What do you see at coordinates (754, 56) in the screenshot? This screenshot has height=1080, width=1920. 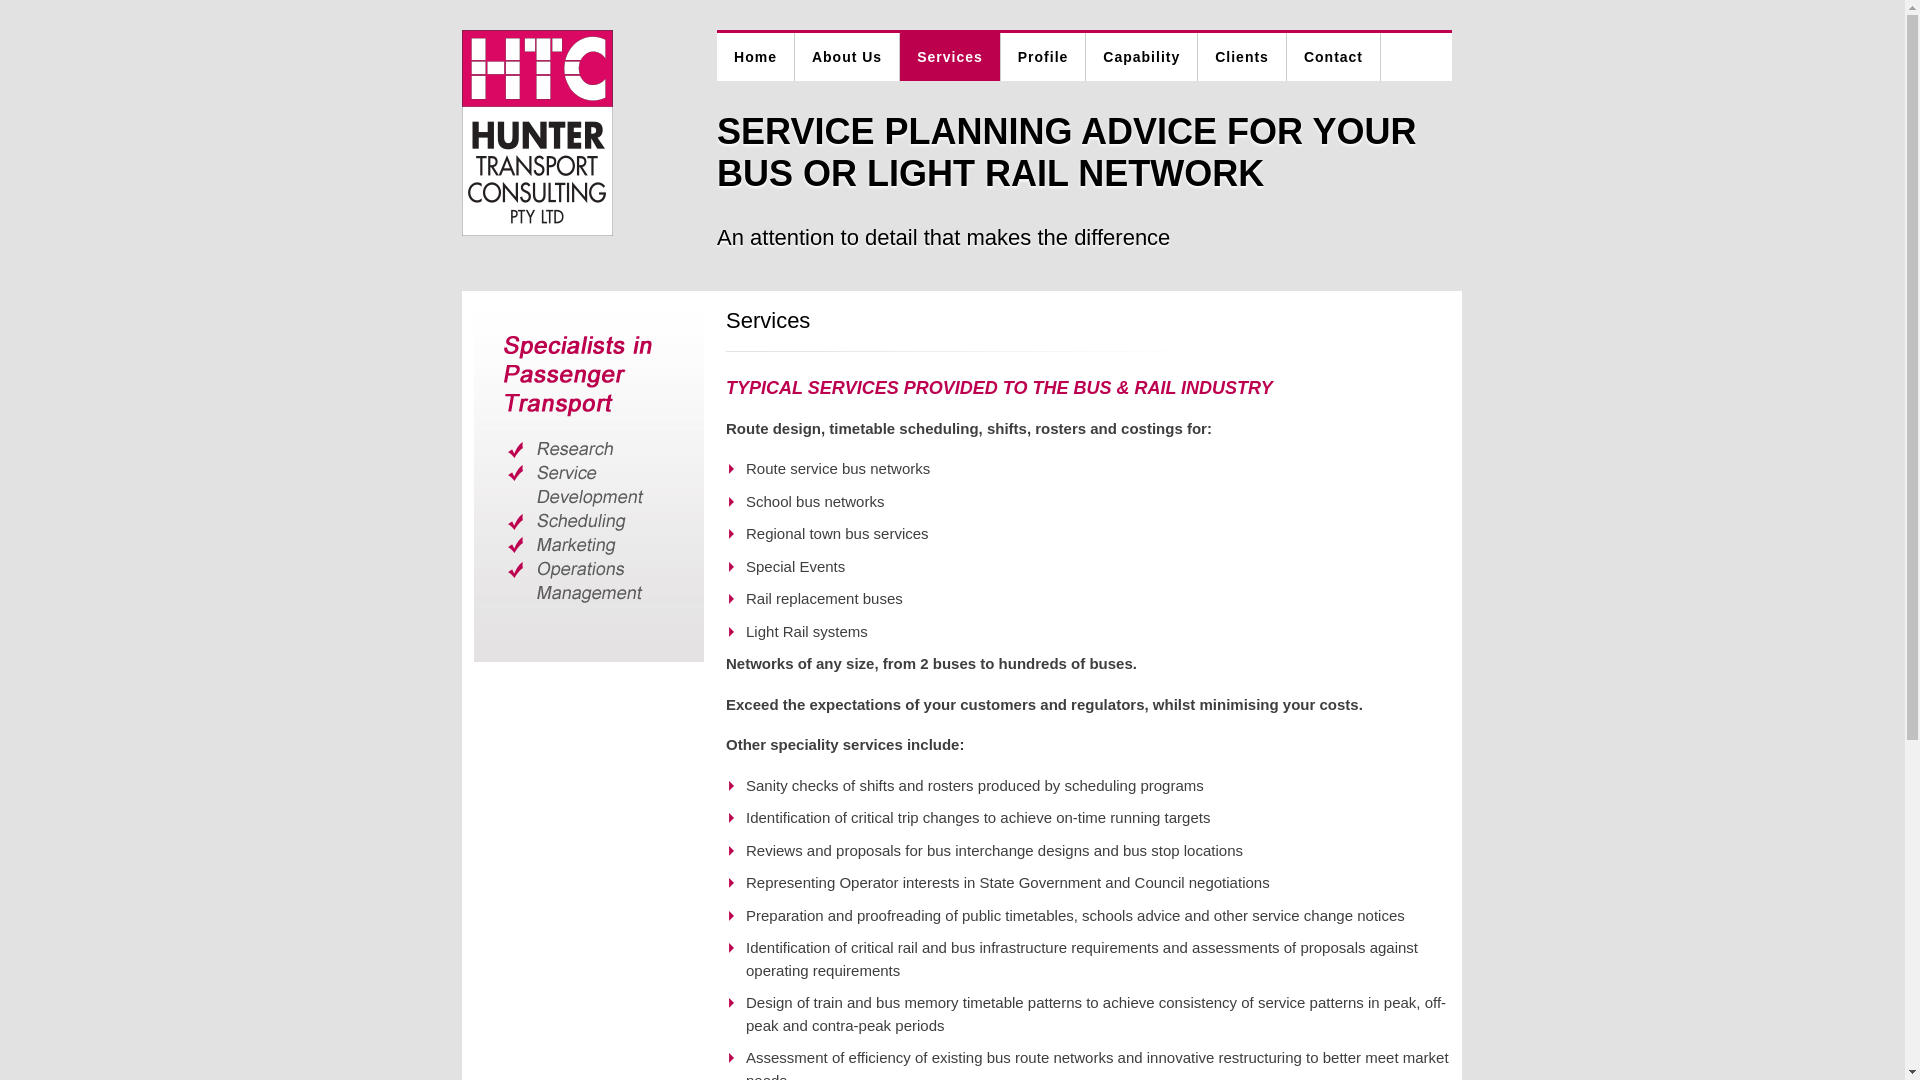 I see `'Home'` at bounding box center [754, 56].